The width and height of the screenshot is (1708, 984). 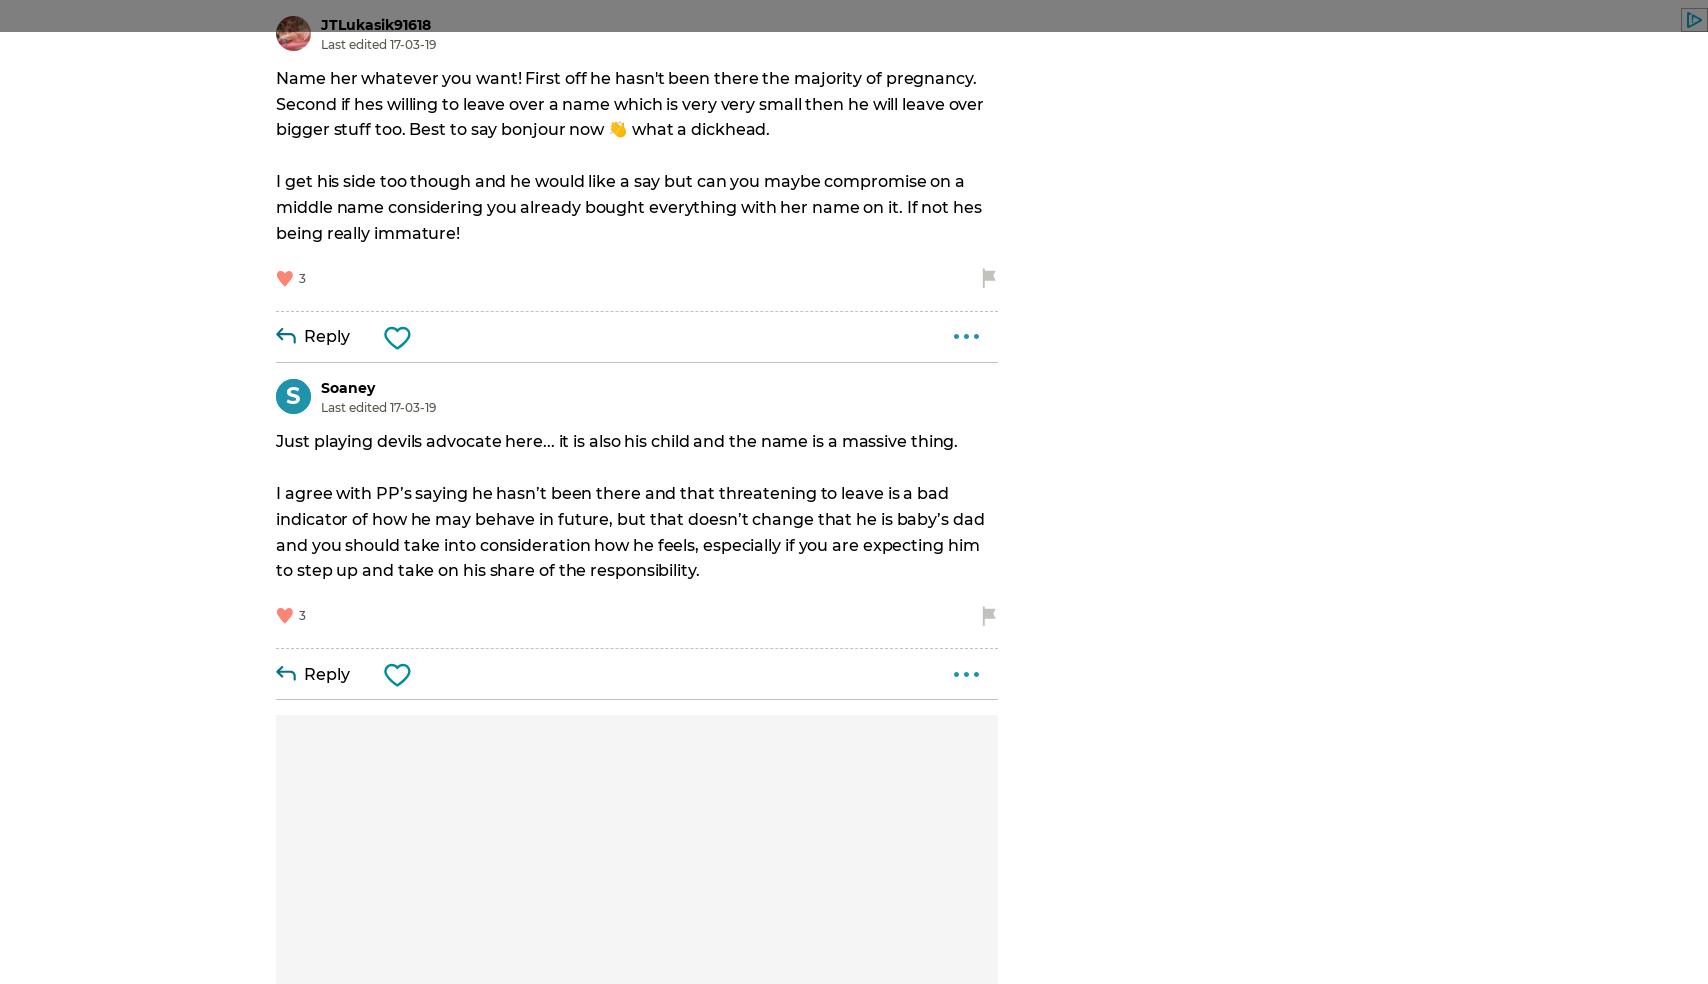 What do you see at coordinates (631, 102) in the screenshot?
I see `'Name her whatever you want! First off he hasn't been there the majority of pregnancy. Second if hes willing to leave over a name which is very very small then he will leave over bigger stuff too. Best to say bonjour now 👋 what a dickhead.'` at bounding box center [631, 102].